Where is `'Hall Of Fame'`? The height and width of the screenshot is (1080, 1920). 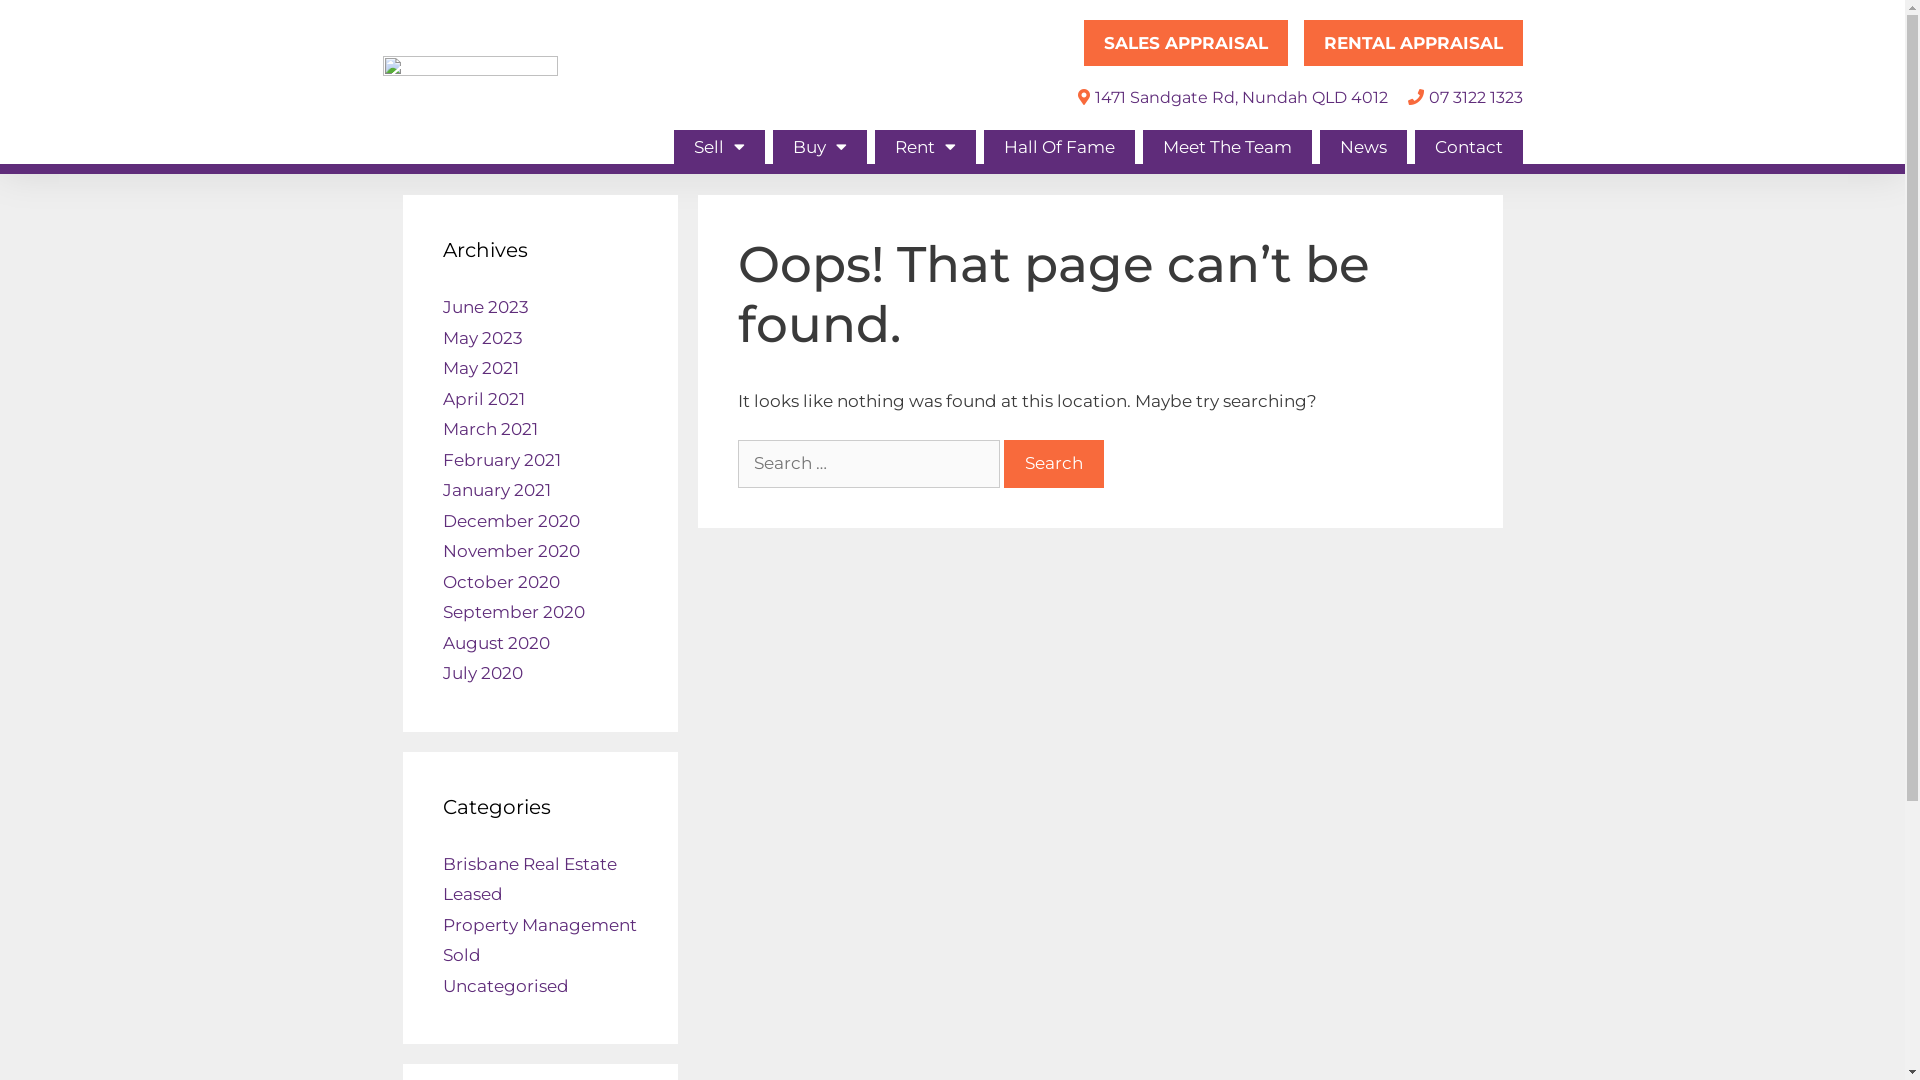
'Hall Of Fame' is located at coordinates (983, 145).